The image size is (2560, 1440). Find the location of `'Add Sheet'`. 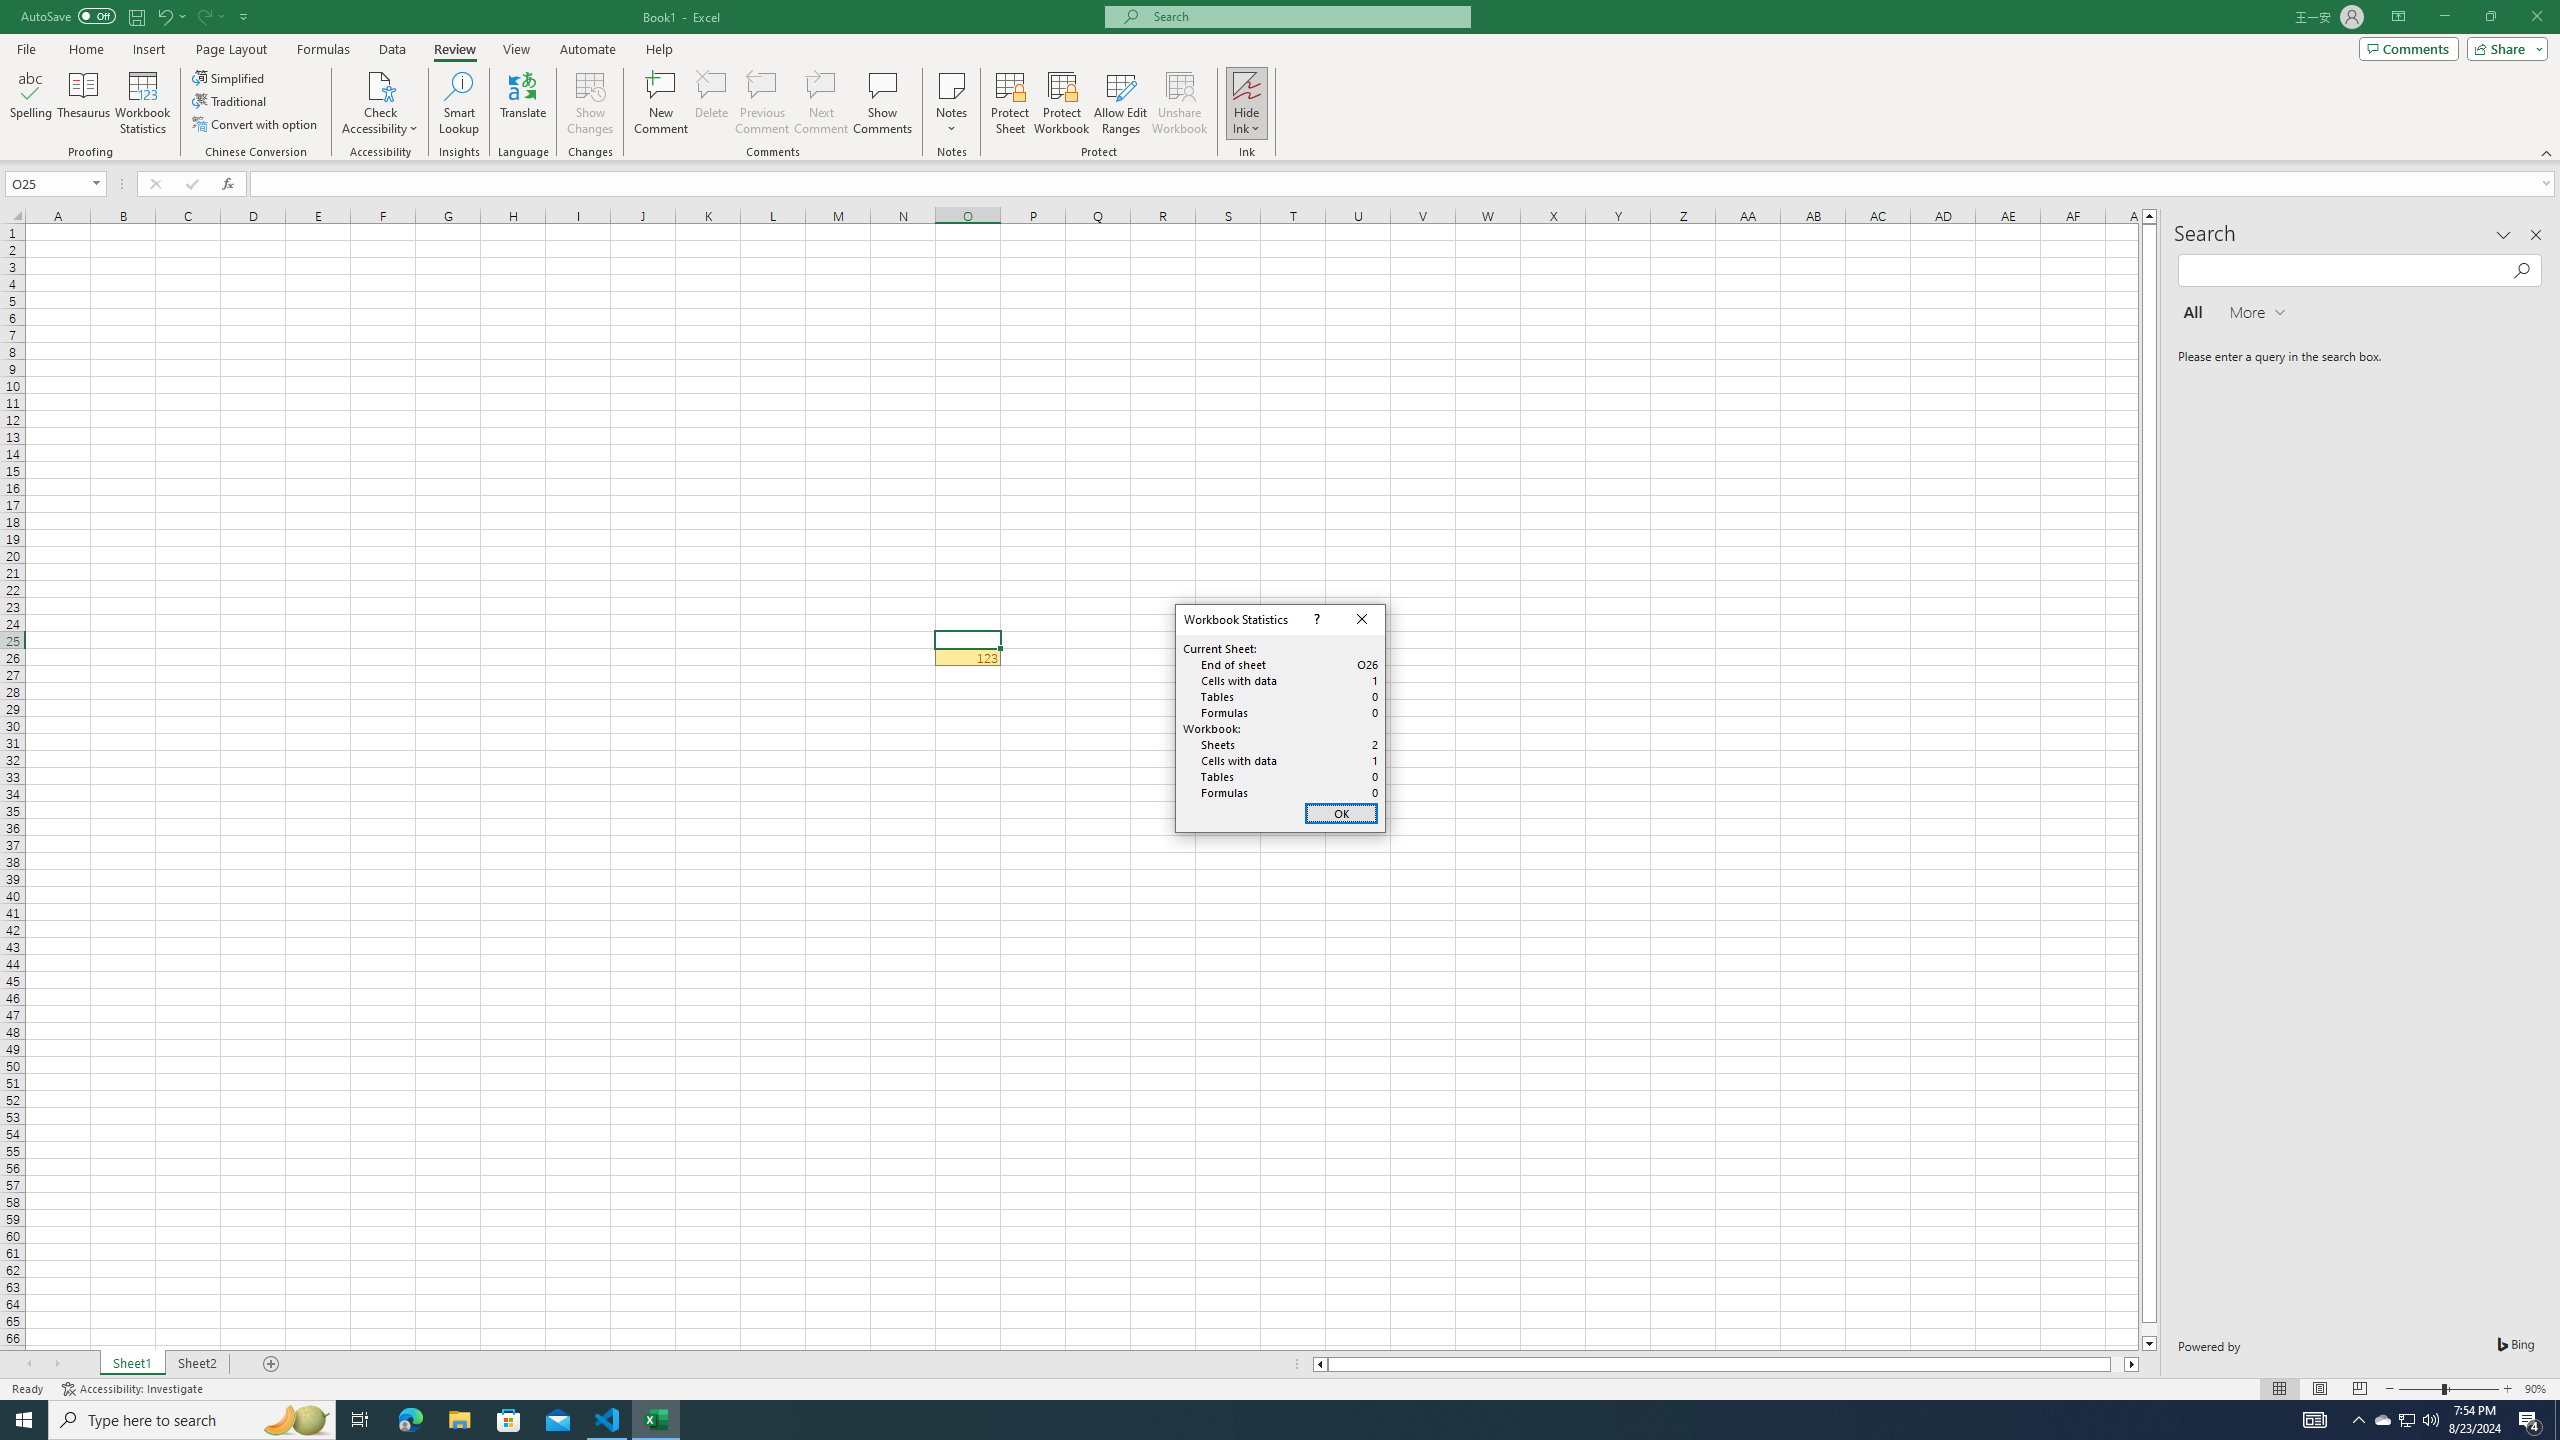

'Add Sheet' is located at coordinates (272, 1363).